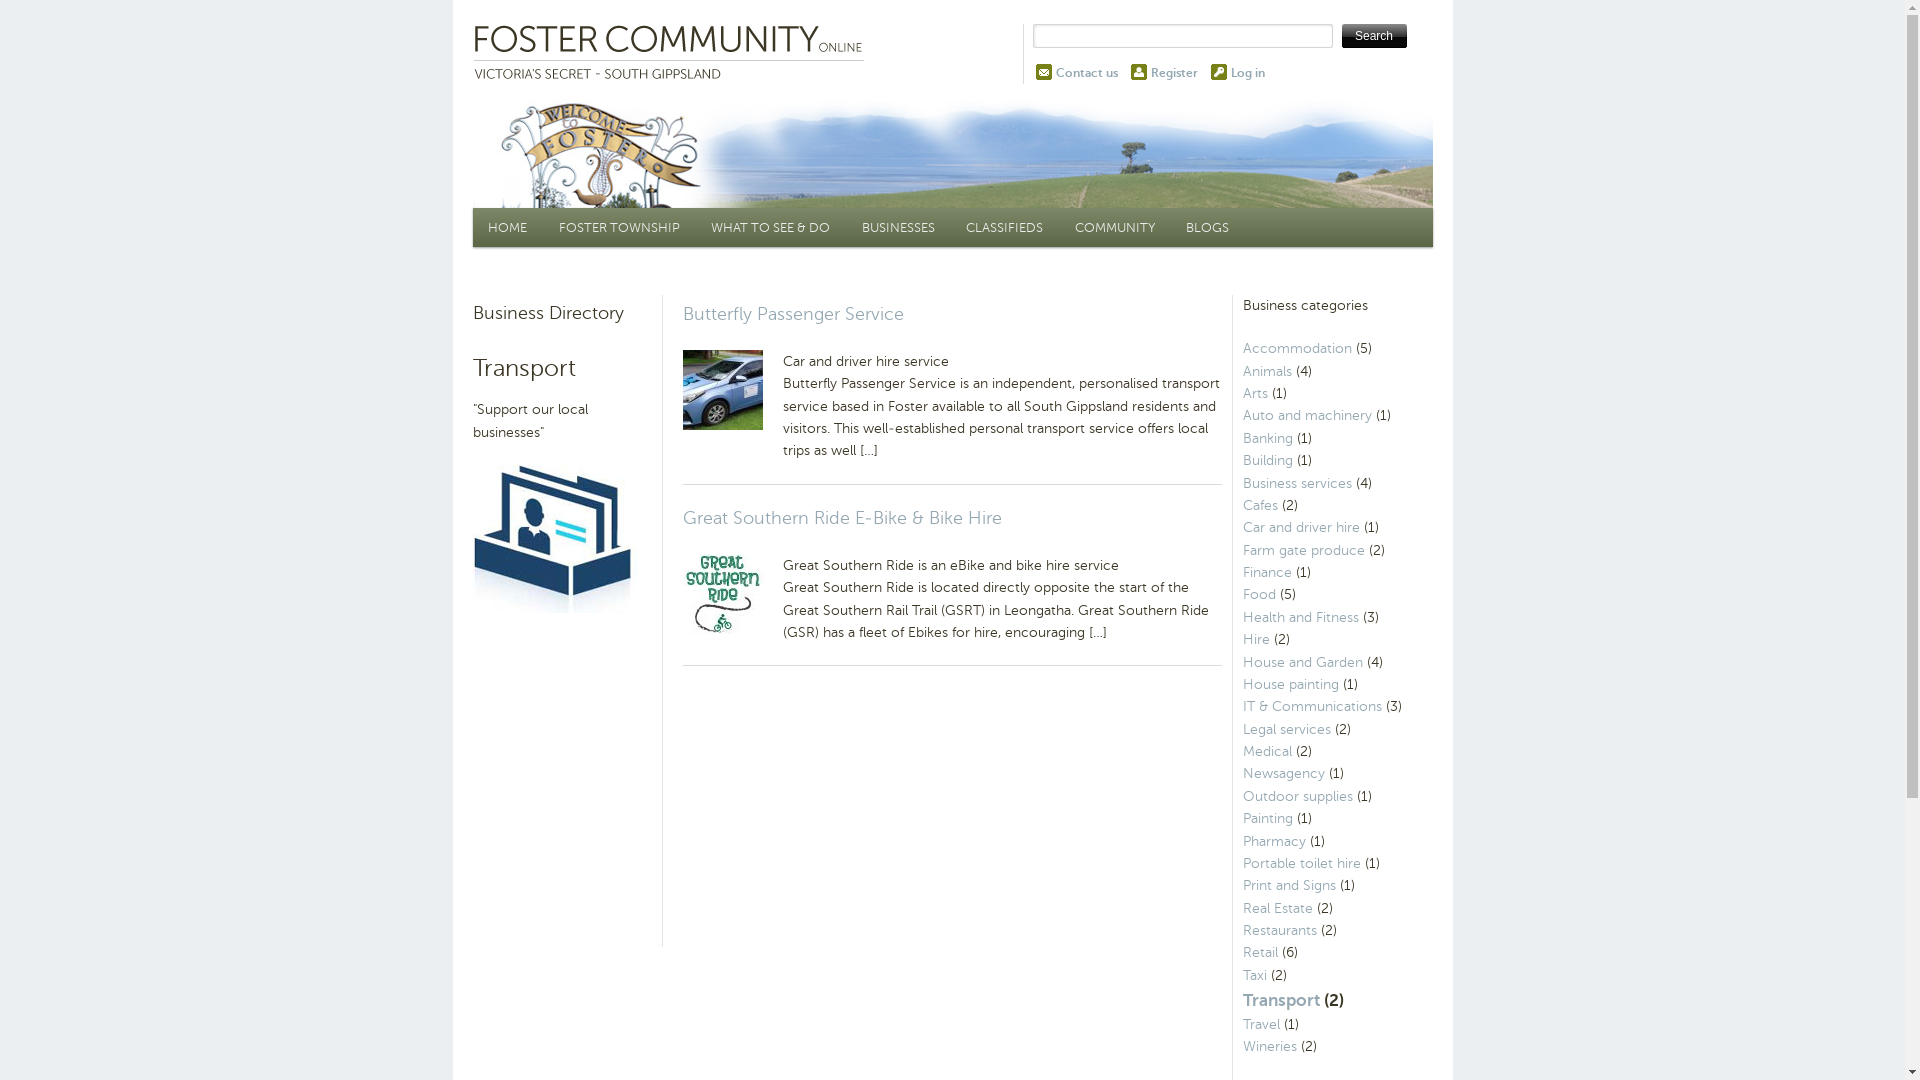  Describe the element at coordinates (1302, 550) in the screenshot. I see `'Farm gate produce'` at that location.